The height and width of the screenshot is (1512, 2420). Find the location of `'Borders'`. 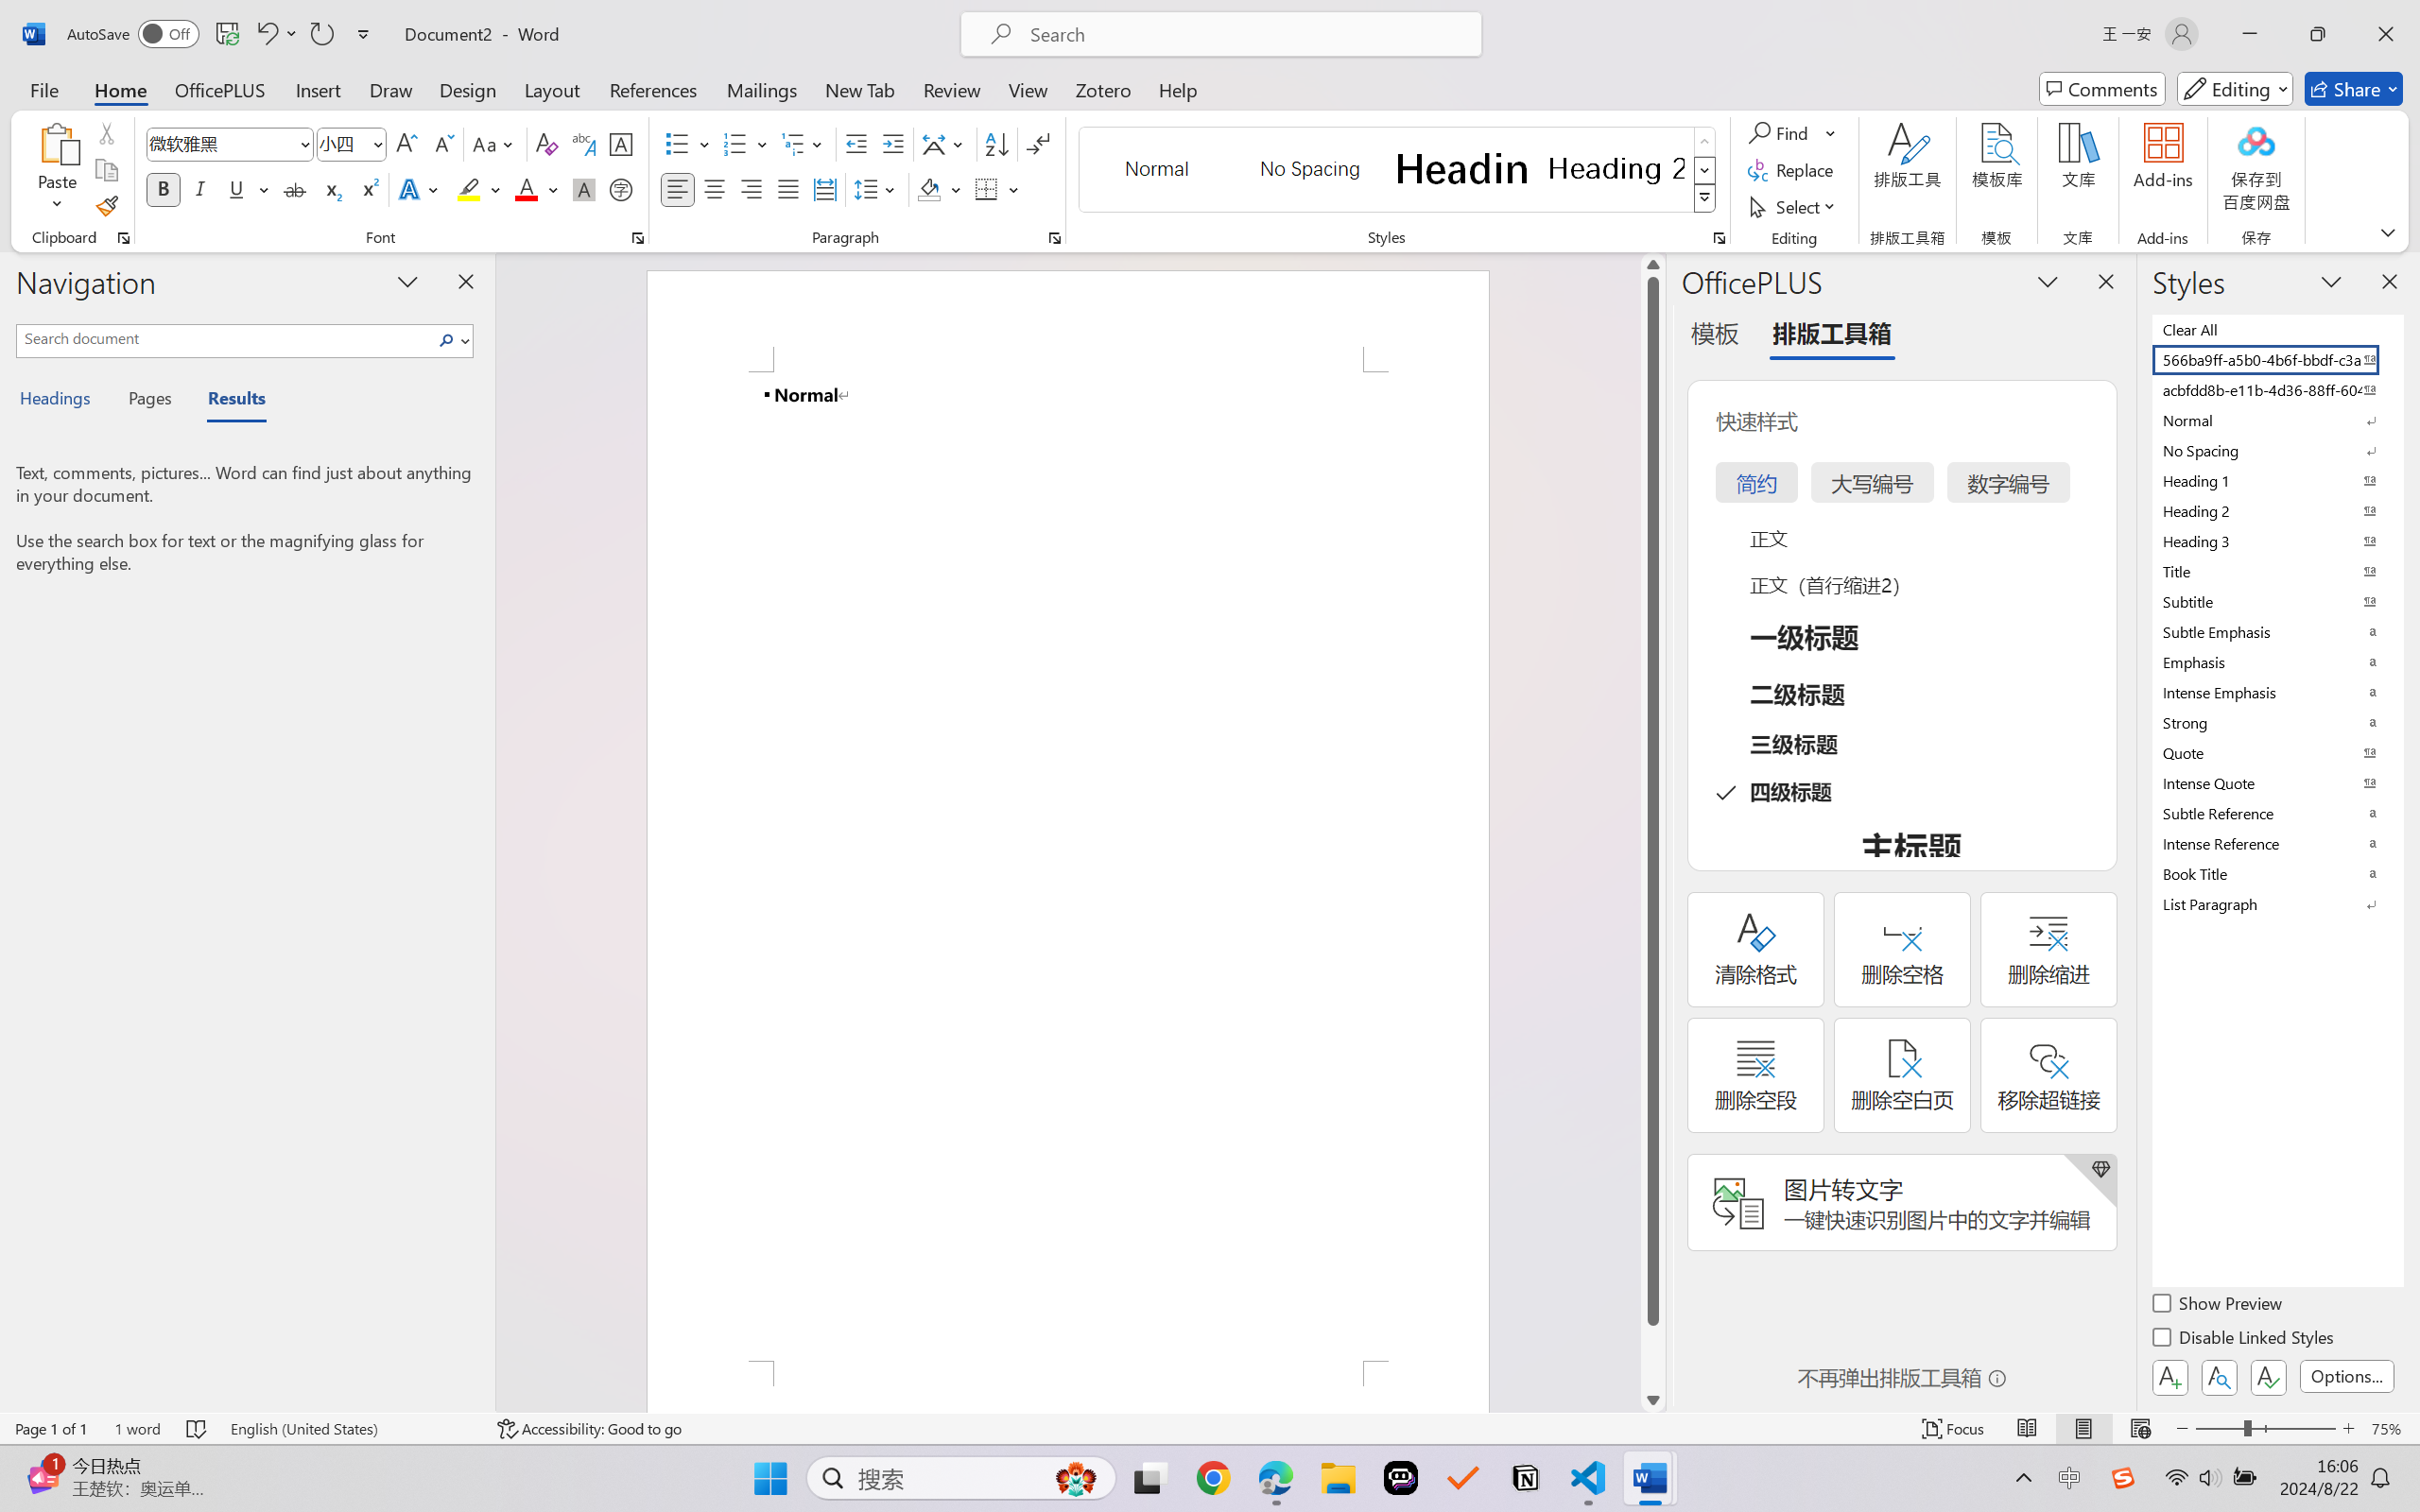

'Borders' is located at coordinates (996, 188).